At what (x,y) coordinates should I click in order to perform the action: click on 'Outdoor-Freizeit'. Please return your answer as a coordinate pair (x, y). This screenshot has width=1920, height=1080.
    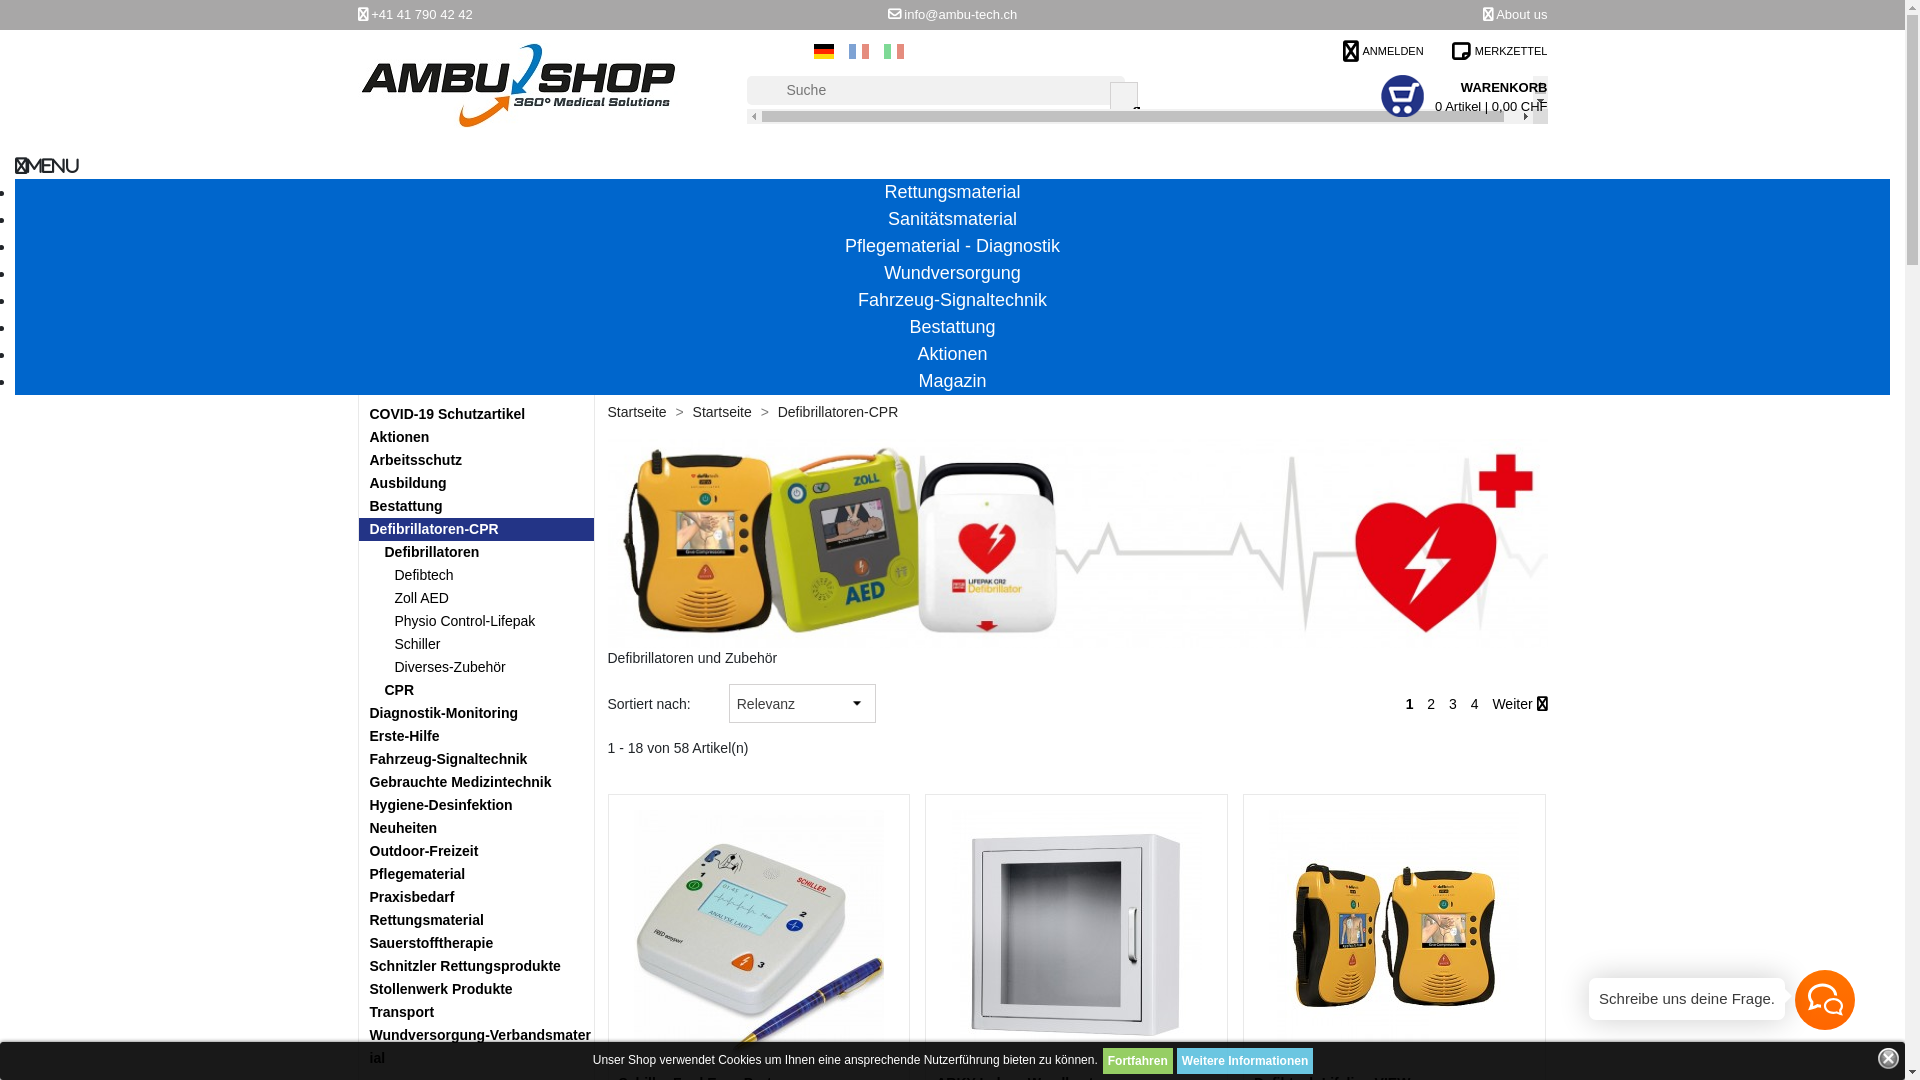
    Looking at the image, I should click on (474, 851).